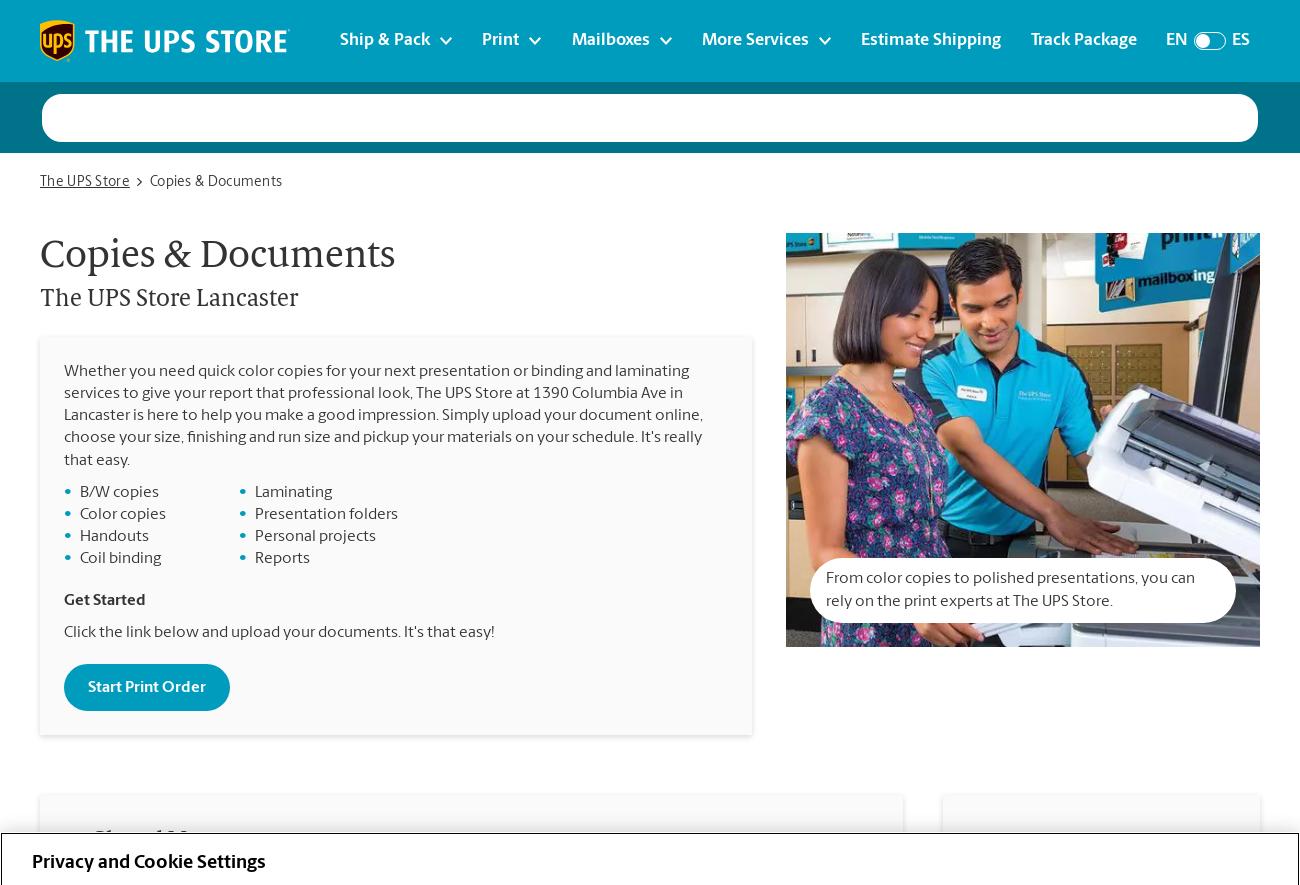 The height and width of the screenshot is (885, 1300). I want to click on 'The UPS Store Lancaster', so click(169, 299).